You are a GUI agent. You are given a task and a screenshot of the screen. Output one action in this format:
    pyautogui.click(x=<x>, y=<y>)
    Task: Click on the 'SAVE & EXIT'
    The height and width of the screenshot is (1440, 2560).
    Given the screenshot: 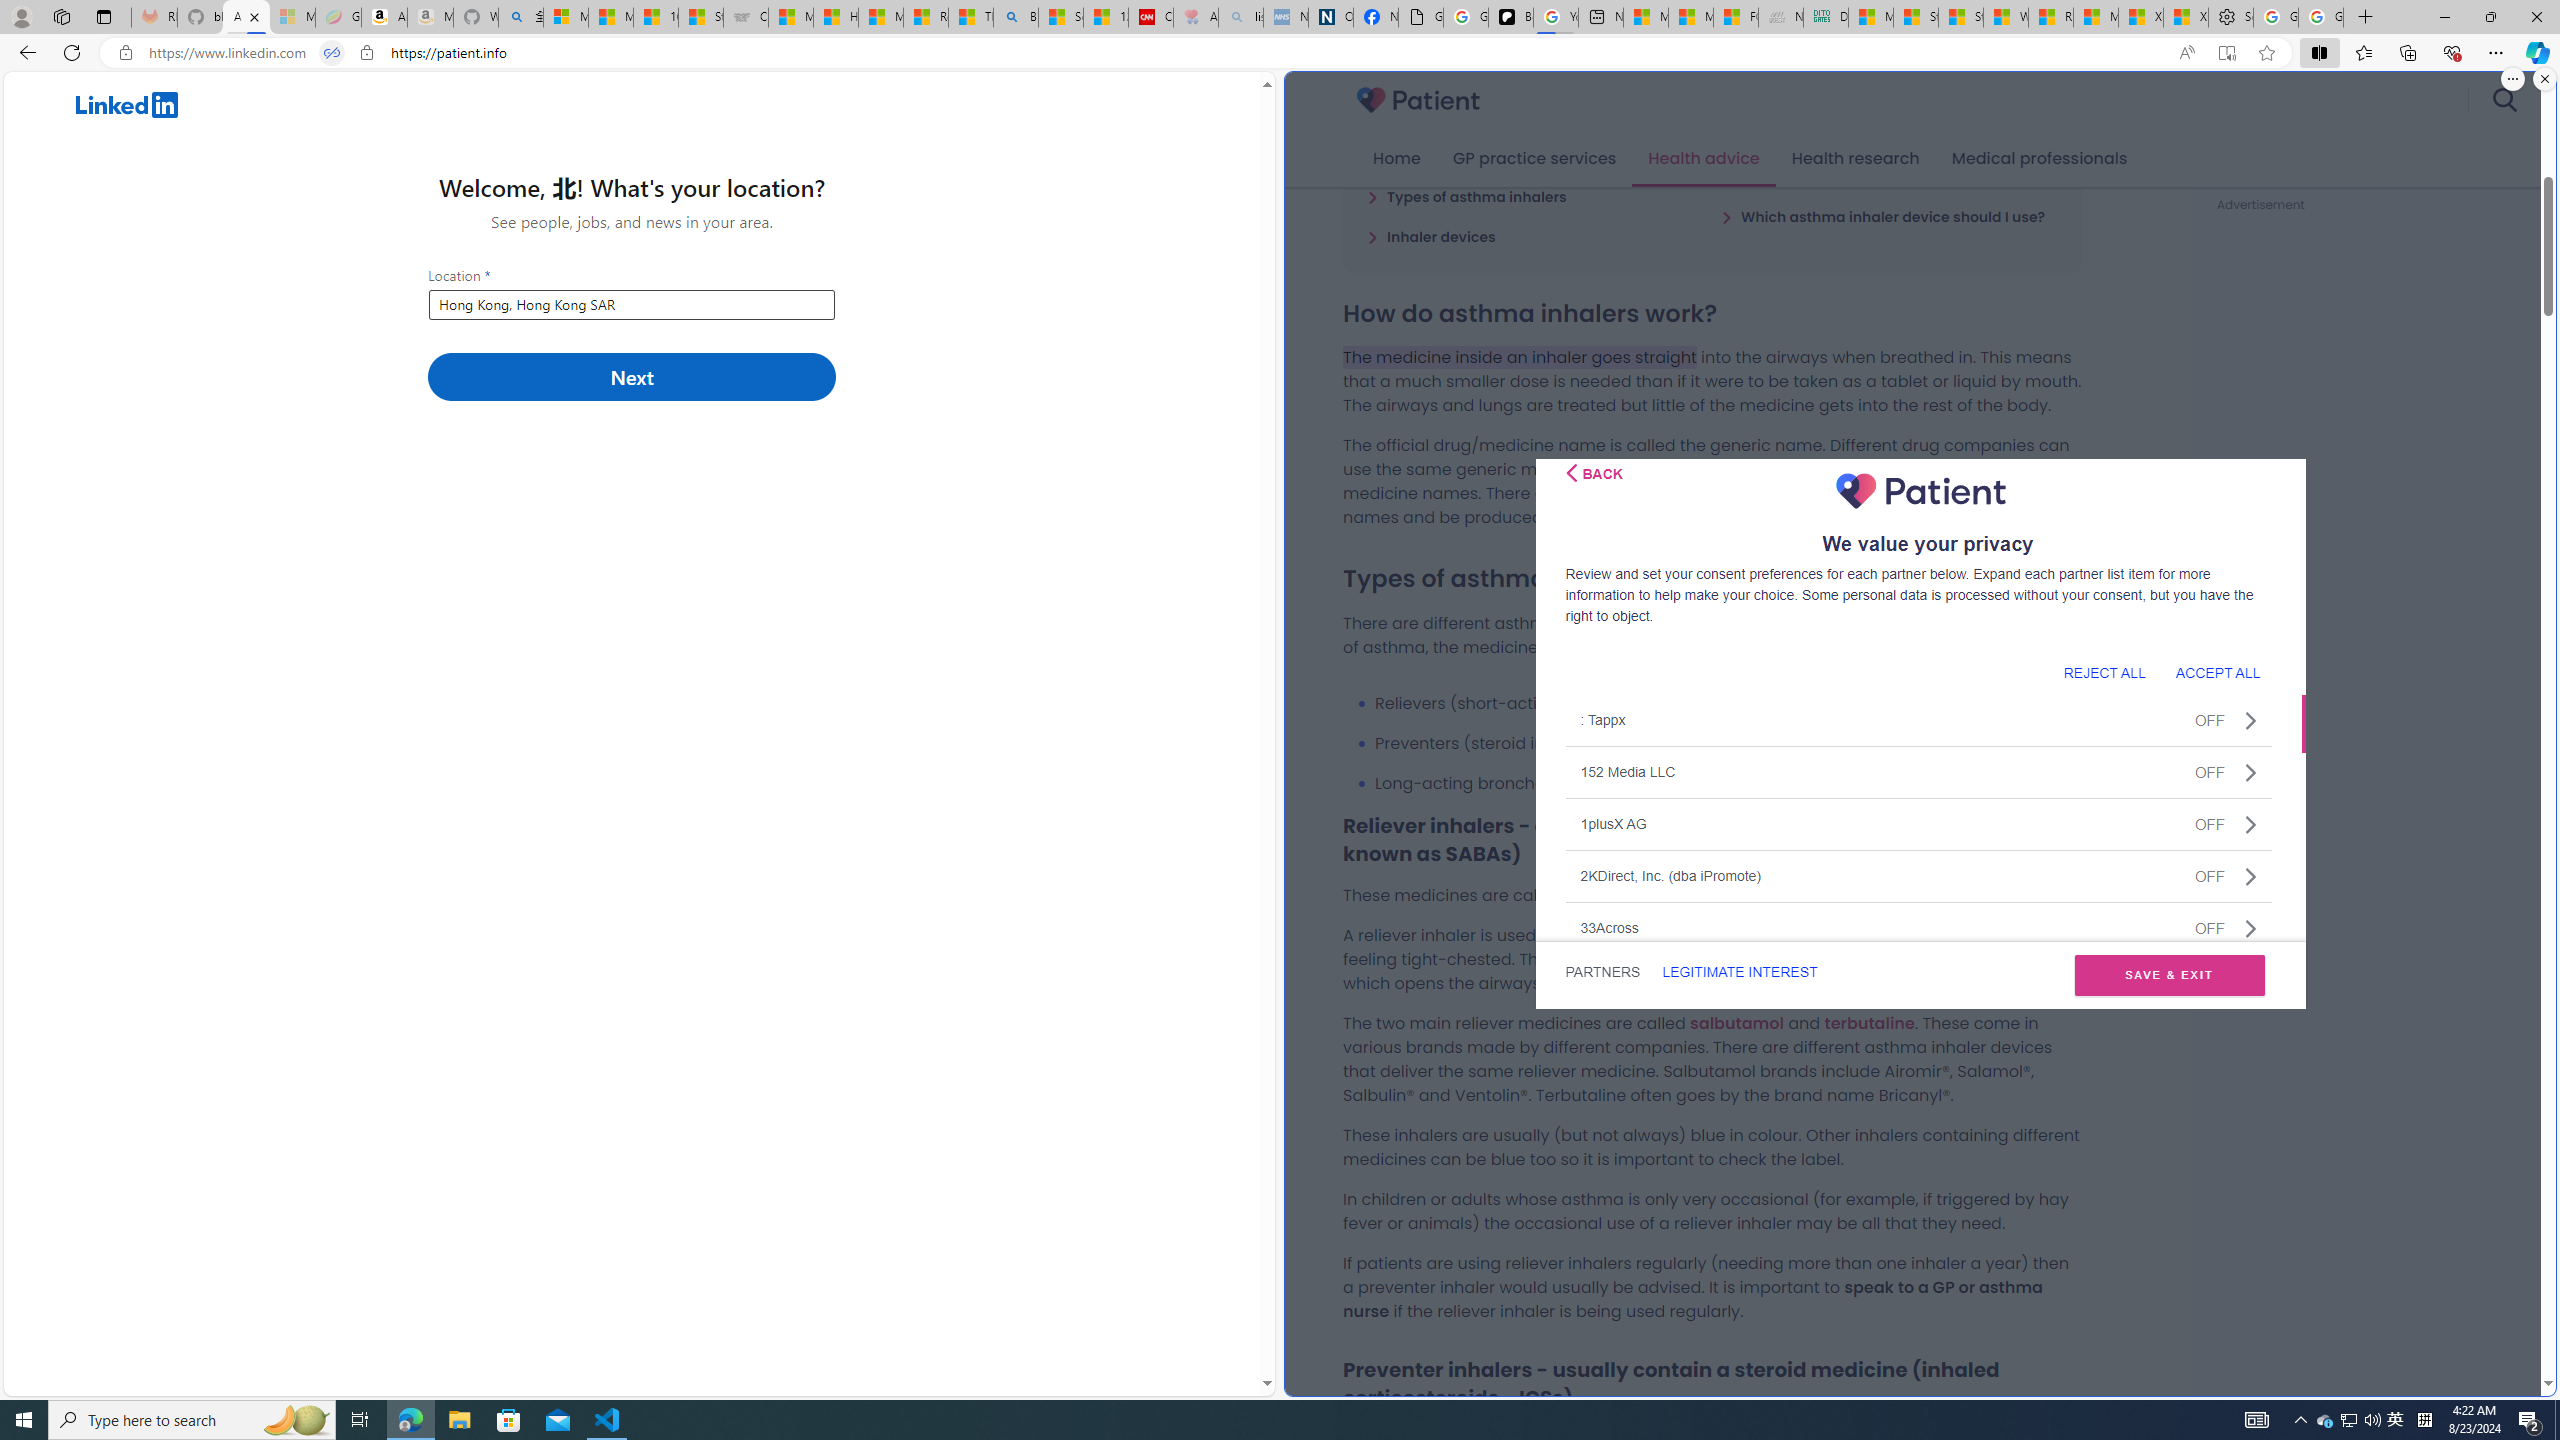 What is the action you would take?
    pyautogui.click(x=2168, y=974)
    